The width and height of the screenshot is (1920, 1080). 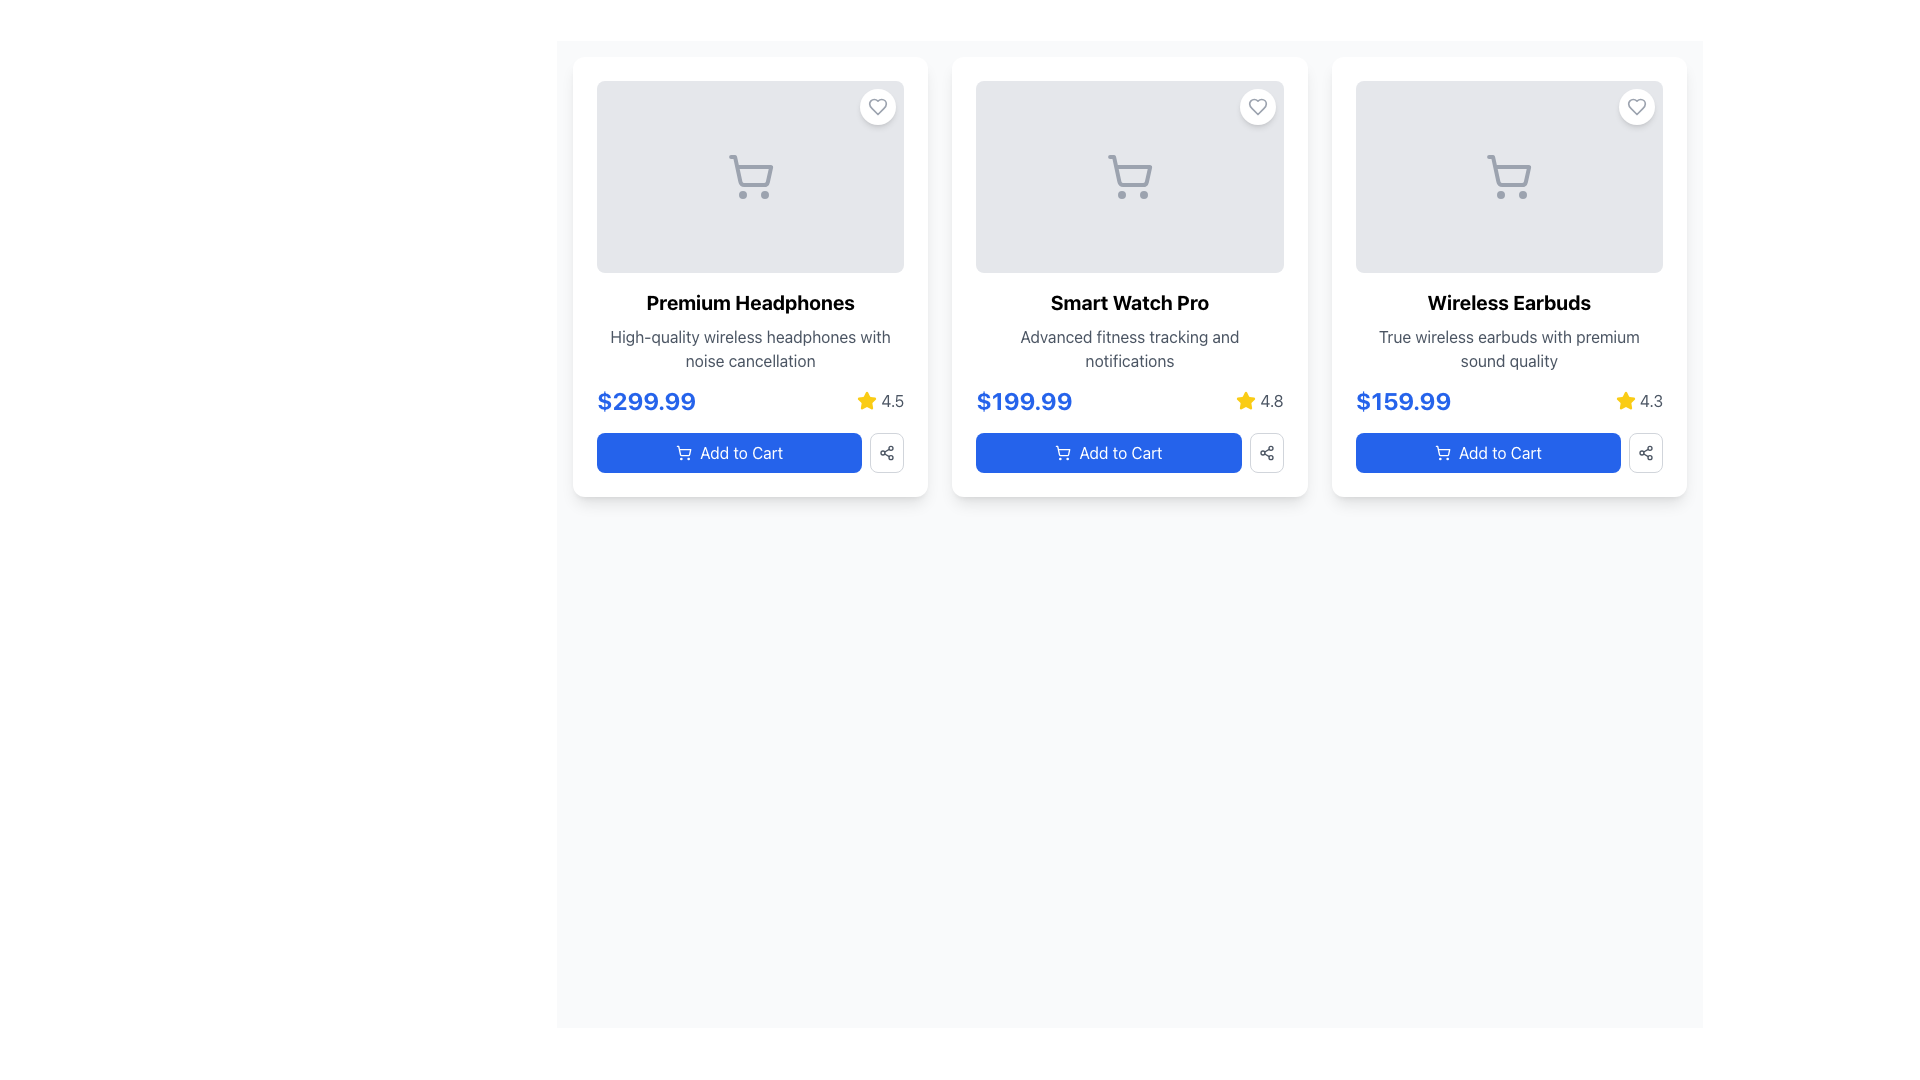 What do you see at coordinates (1509, 347) in the screenshot?
I see `the gray-colored text block that reads 'True wireless earbuds with premium sound quality', located in the bottom-middle part of the card layout, directly beneath the 'Wireless Earbuds' title` at bounding box center [1509, 347].